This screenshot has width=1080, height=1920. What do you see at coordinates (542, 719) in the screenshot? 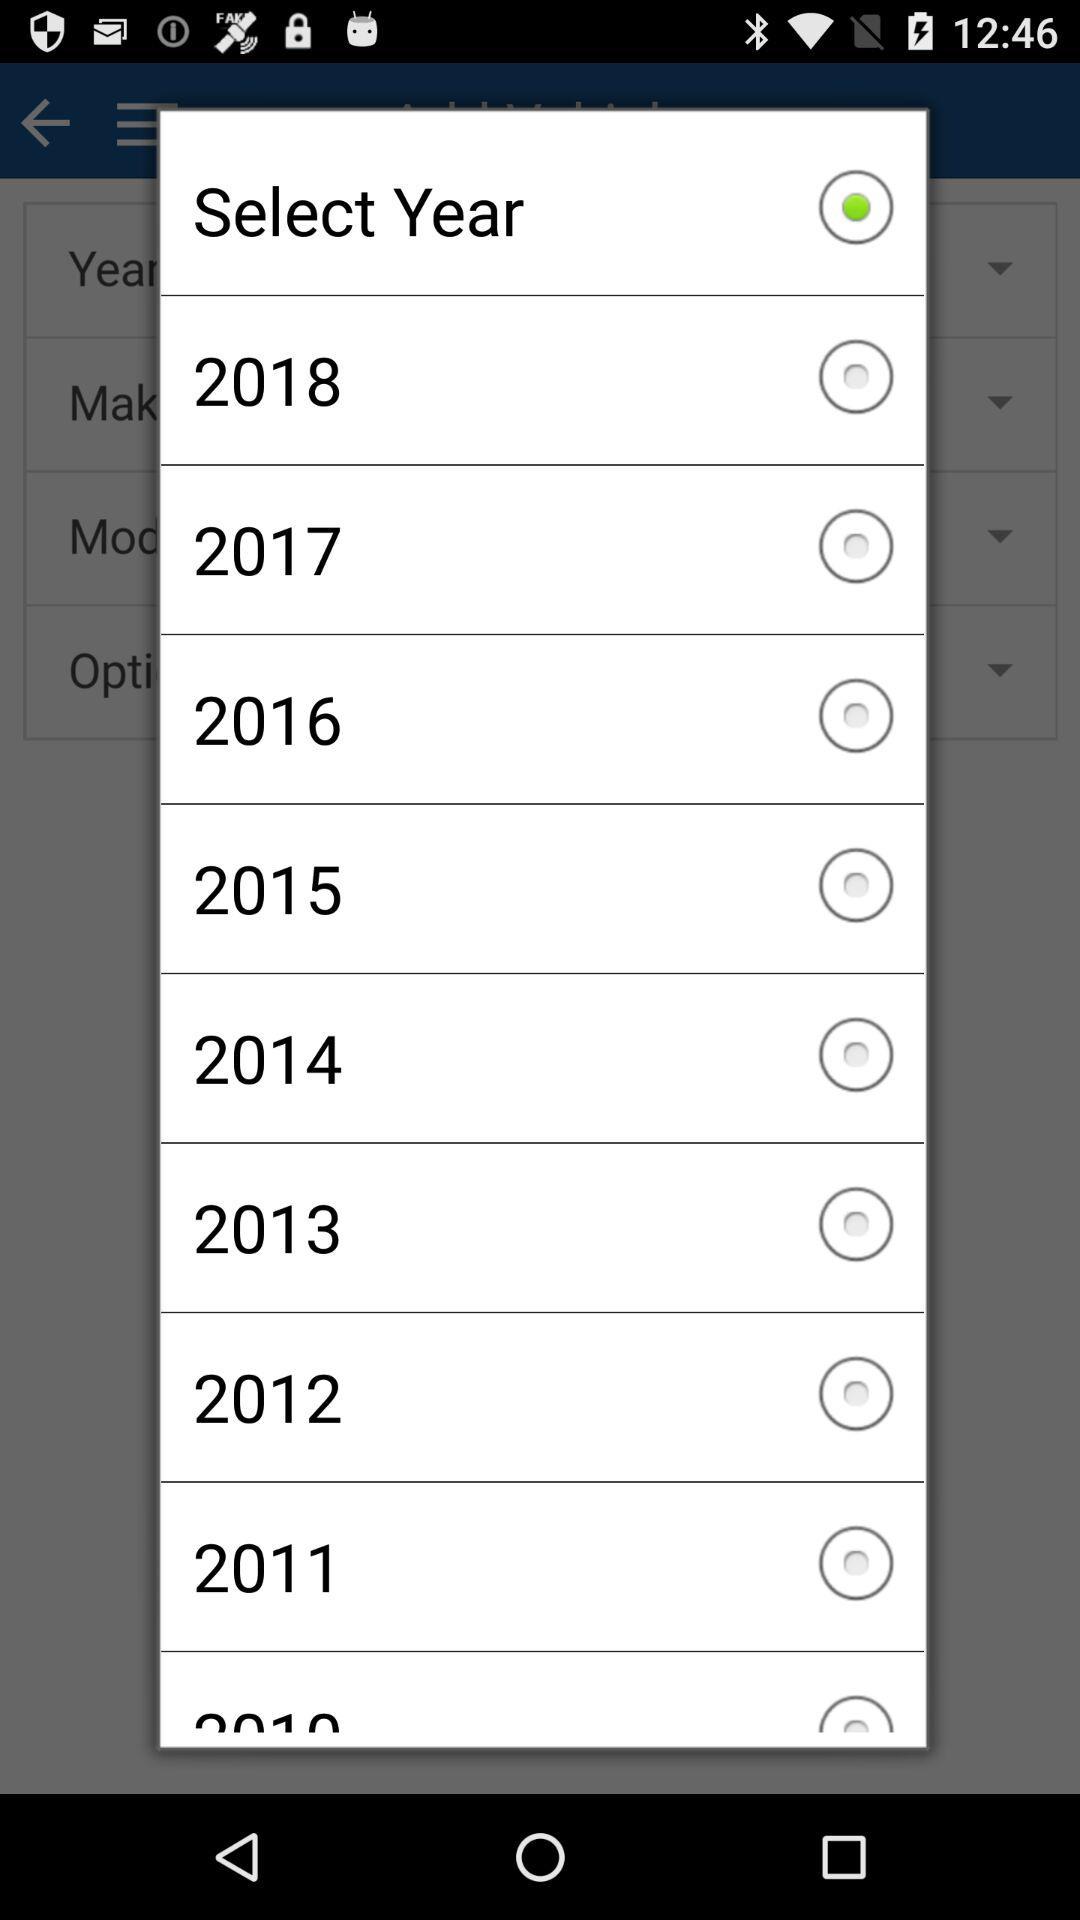
I see `icon above the 2015 item` at bounding box center [542, 719].